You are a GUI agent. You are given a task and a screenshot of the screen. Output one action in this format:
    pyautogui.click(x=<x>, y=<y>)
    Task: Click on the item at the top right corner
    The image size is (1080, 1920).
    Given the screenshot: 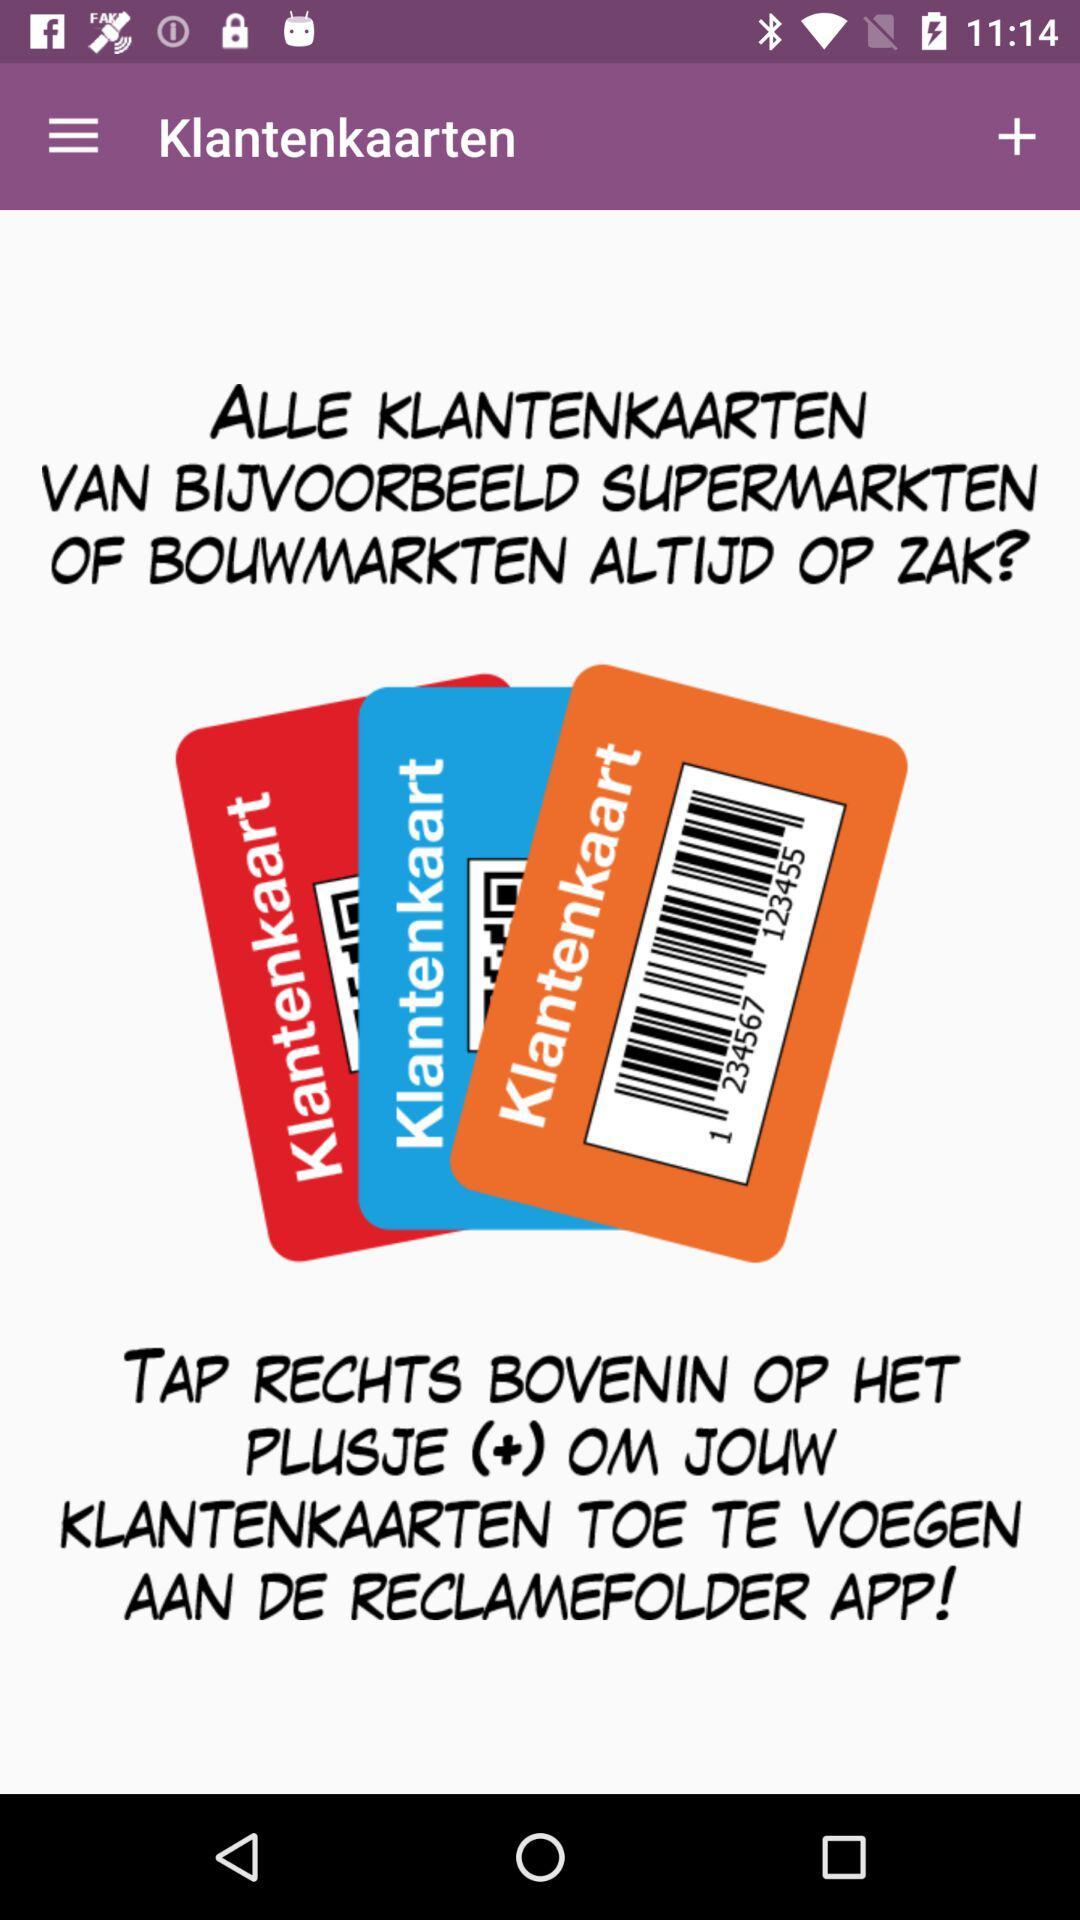 What is the action you would take?
    pyautogui.click(x=1017, y=135)
    